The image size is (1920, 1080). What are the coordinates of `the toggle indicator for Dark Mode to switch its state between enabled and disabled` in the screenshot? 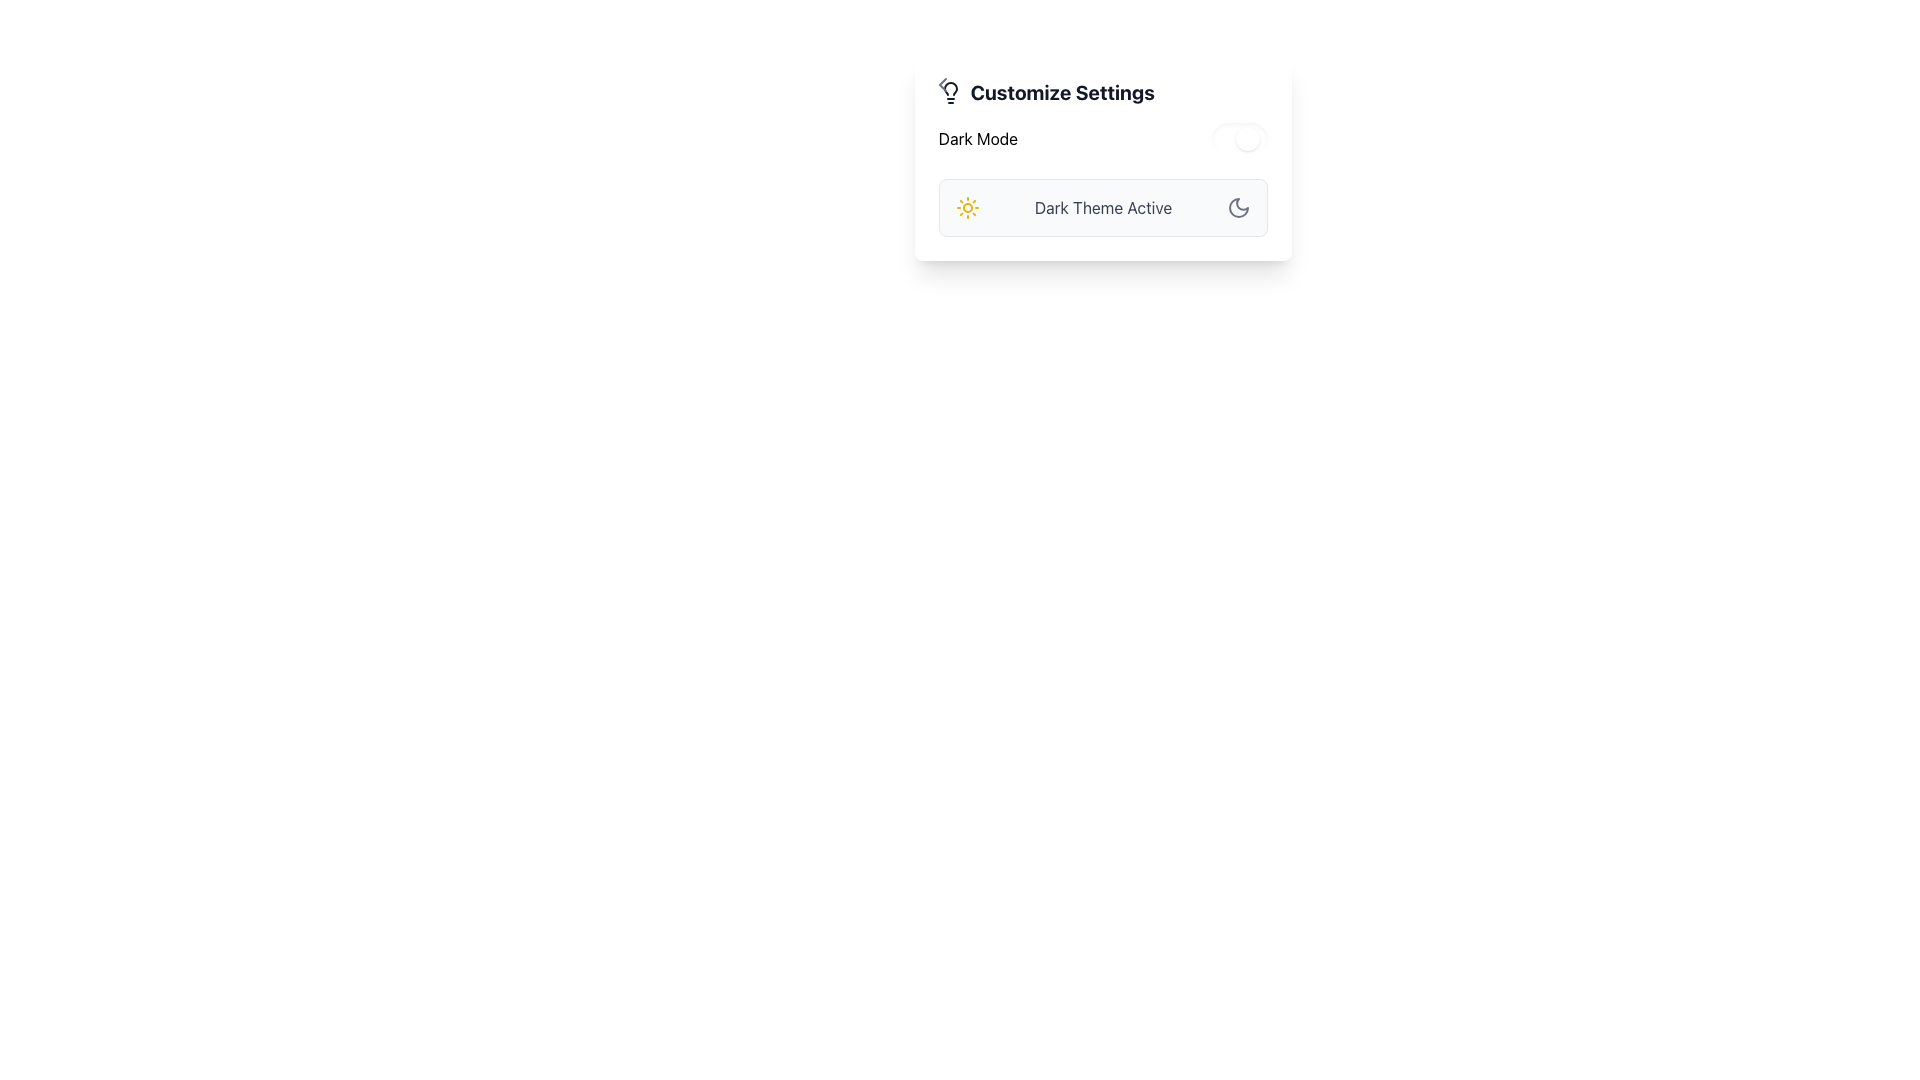 It's located at (1247, 137).